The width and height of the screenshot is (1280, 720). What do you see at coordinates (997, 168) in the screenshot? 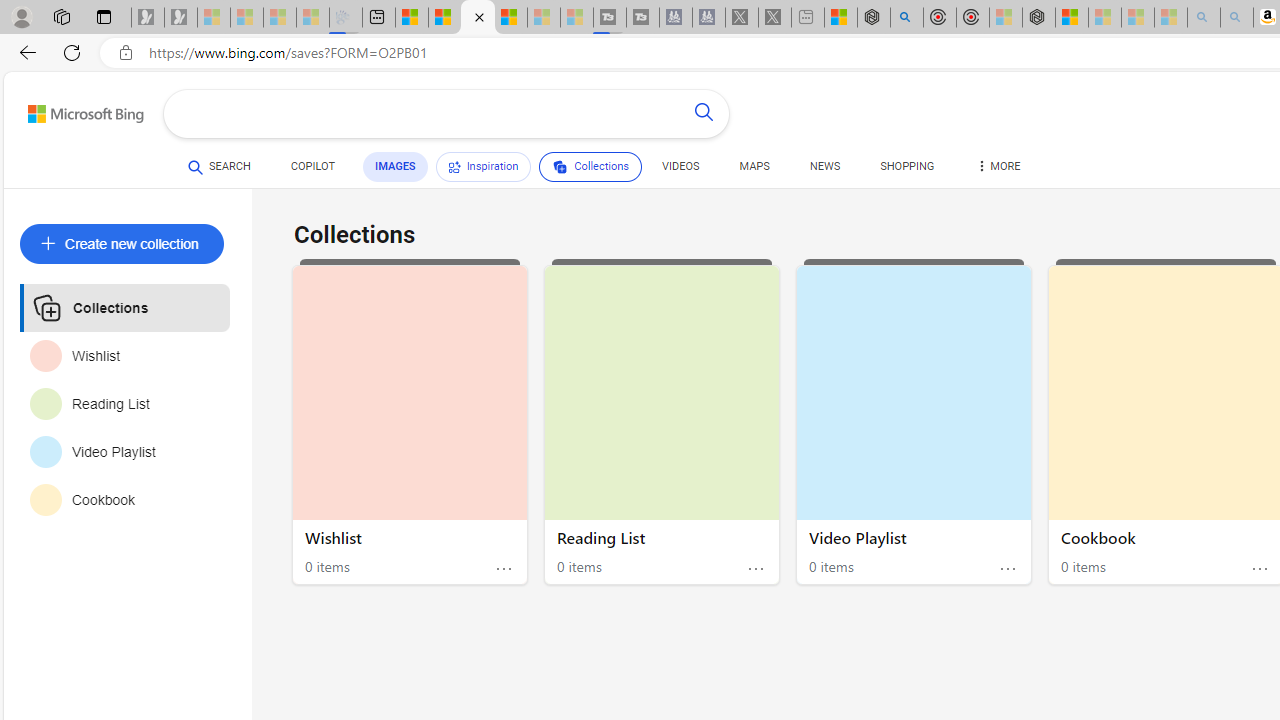
I see `'MORE'` at bounding box center [997, 168].